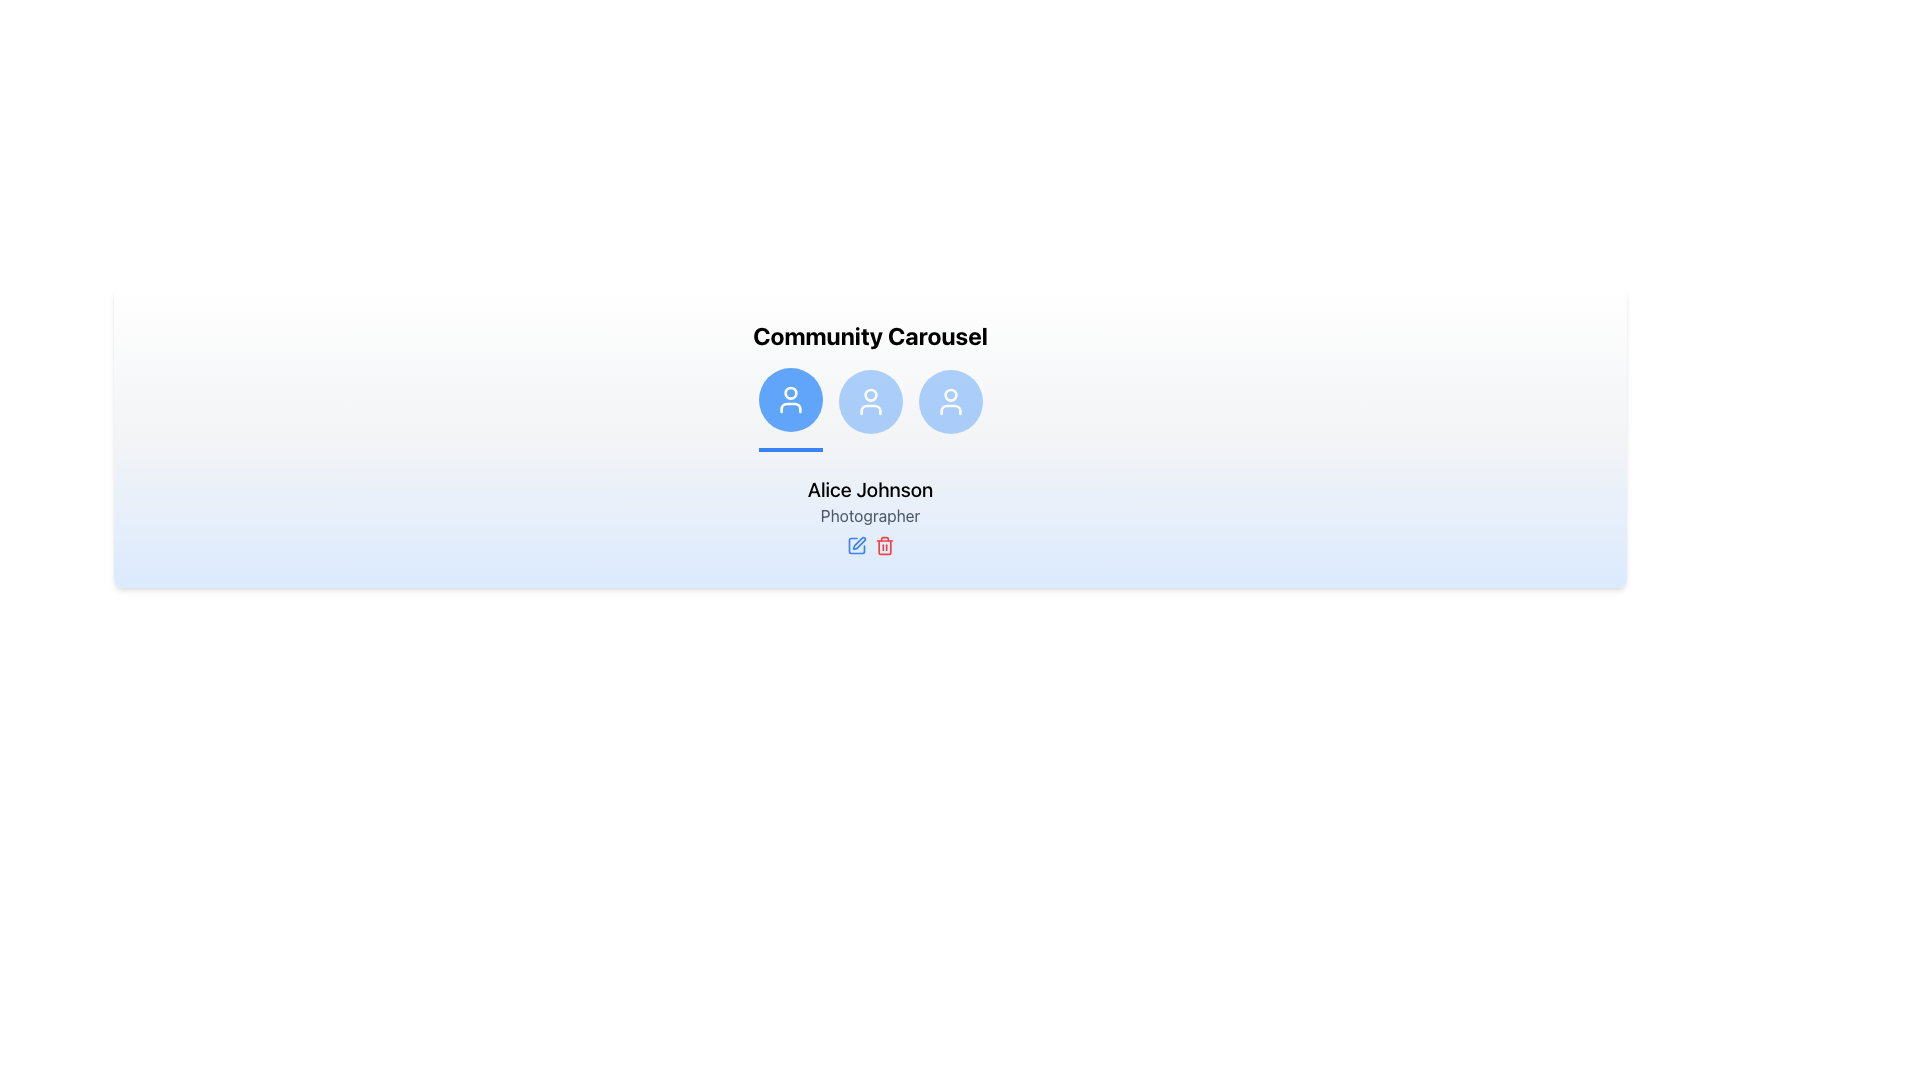 The width and height of the screenshot is (1920, 1080). I want to click on the user profile icon located as the third icon in a row of three circular icons, positioned to the far right of the group, so click(949, 408).